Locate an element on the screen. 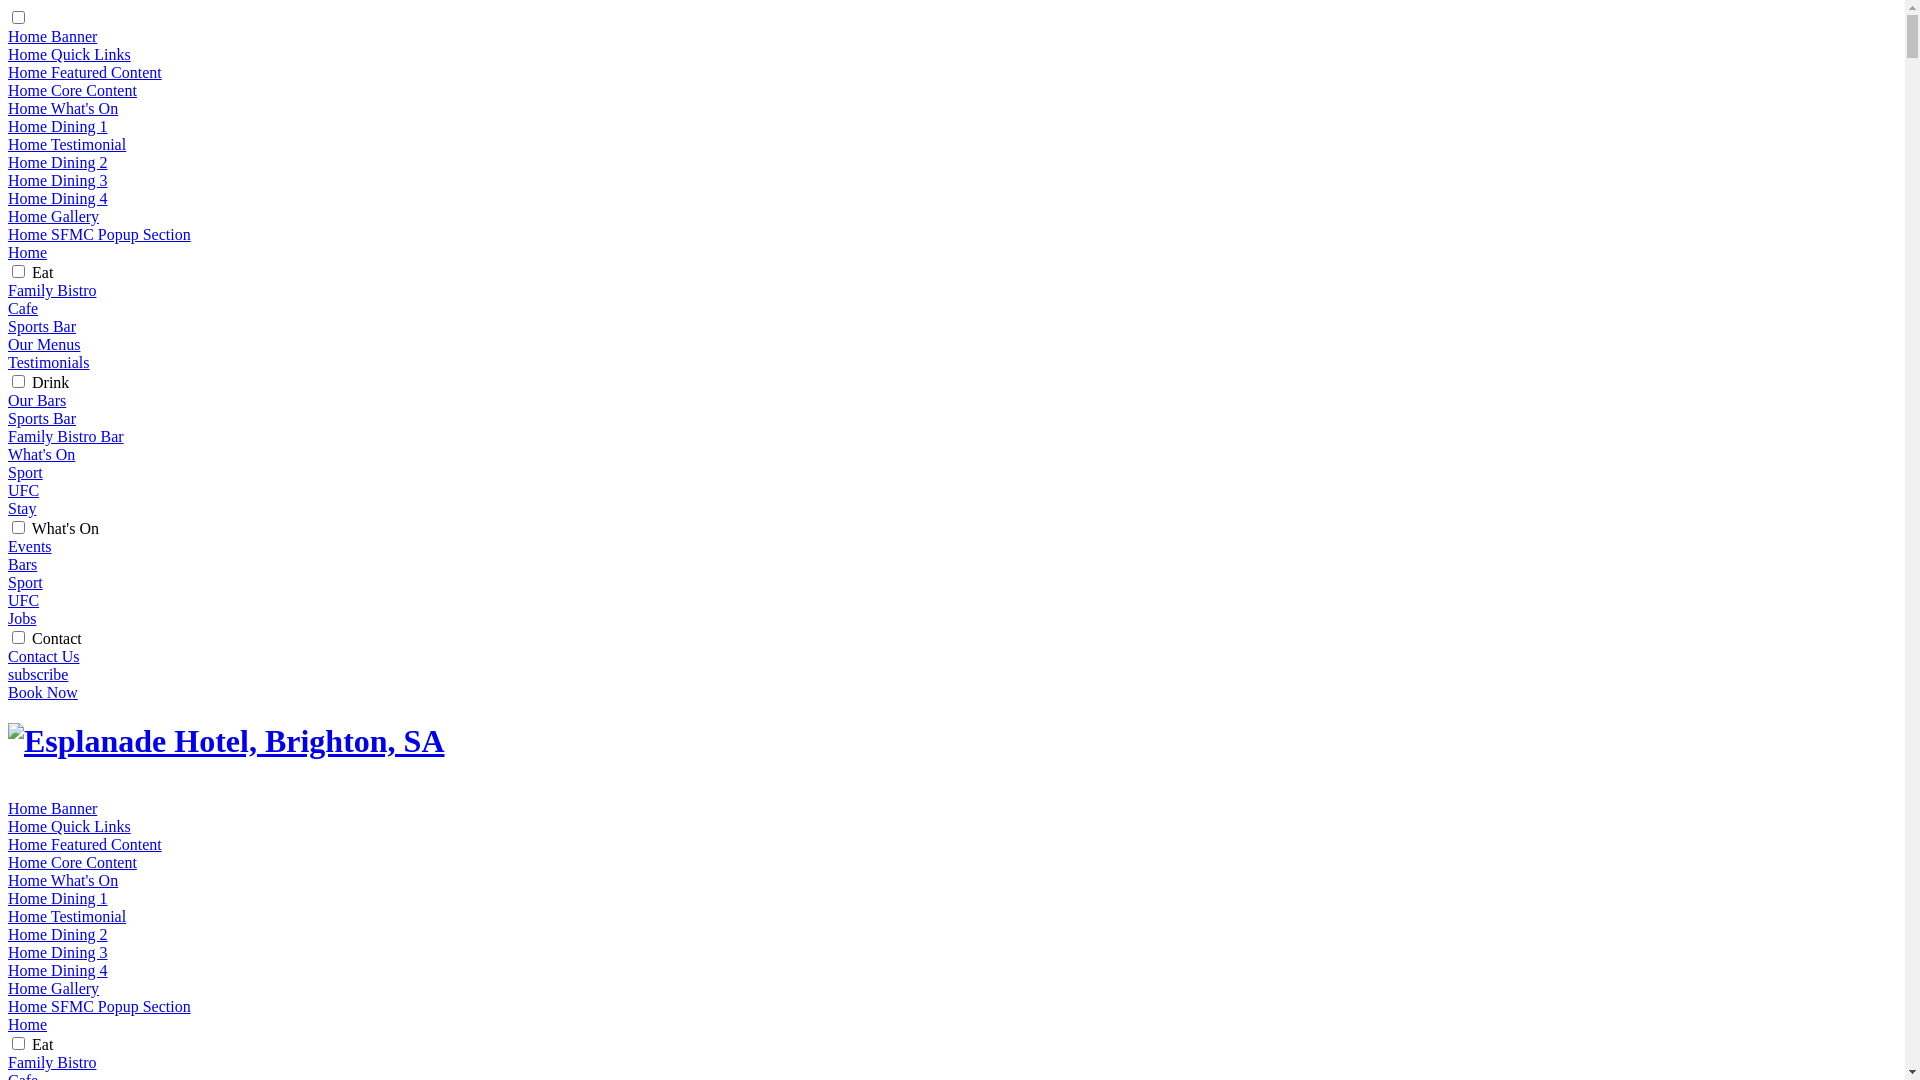  'Home What's On' is located at coordinates (62, 108).